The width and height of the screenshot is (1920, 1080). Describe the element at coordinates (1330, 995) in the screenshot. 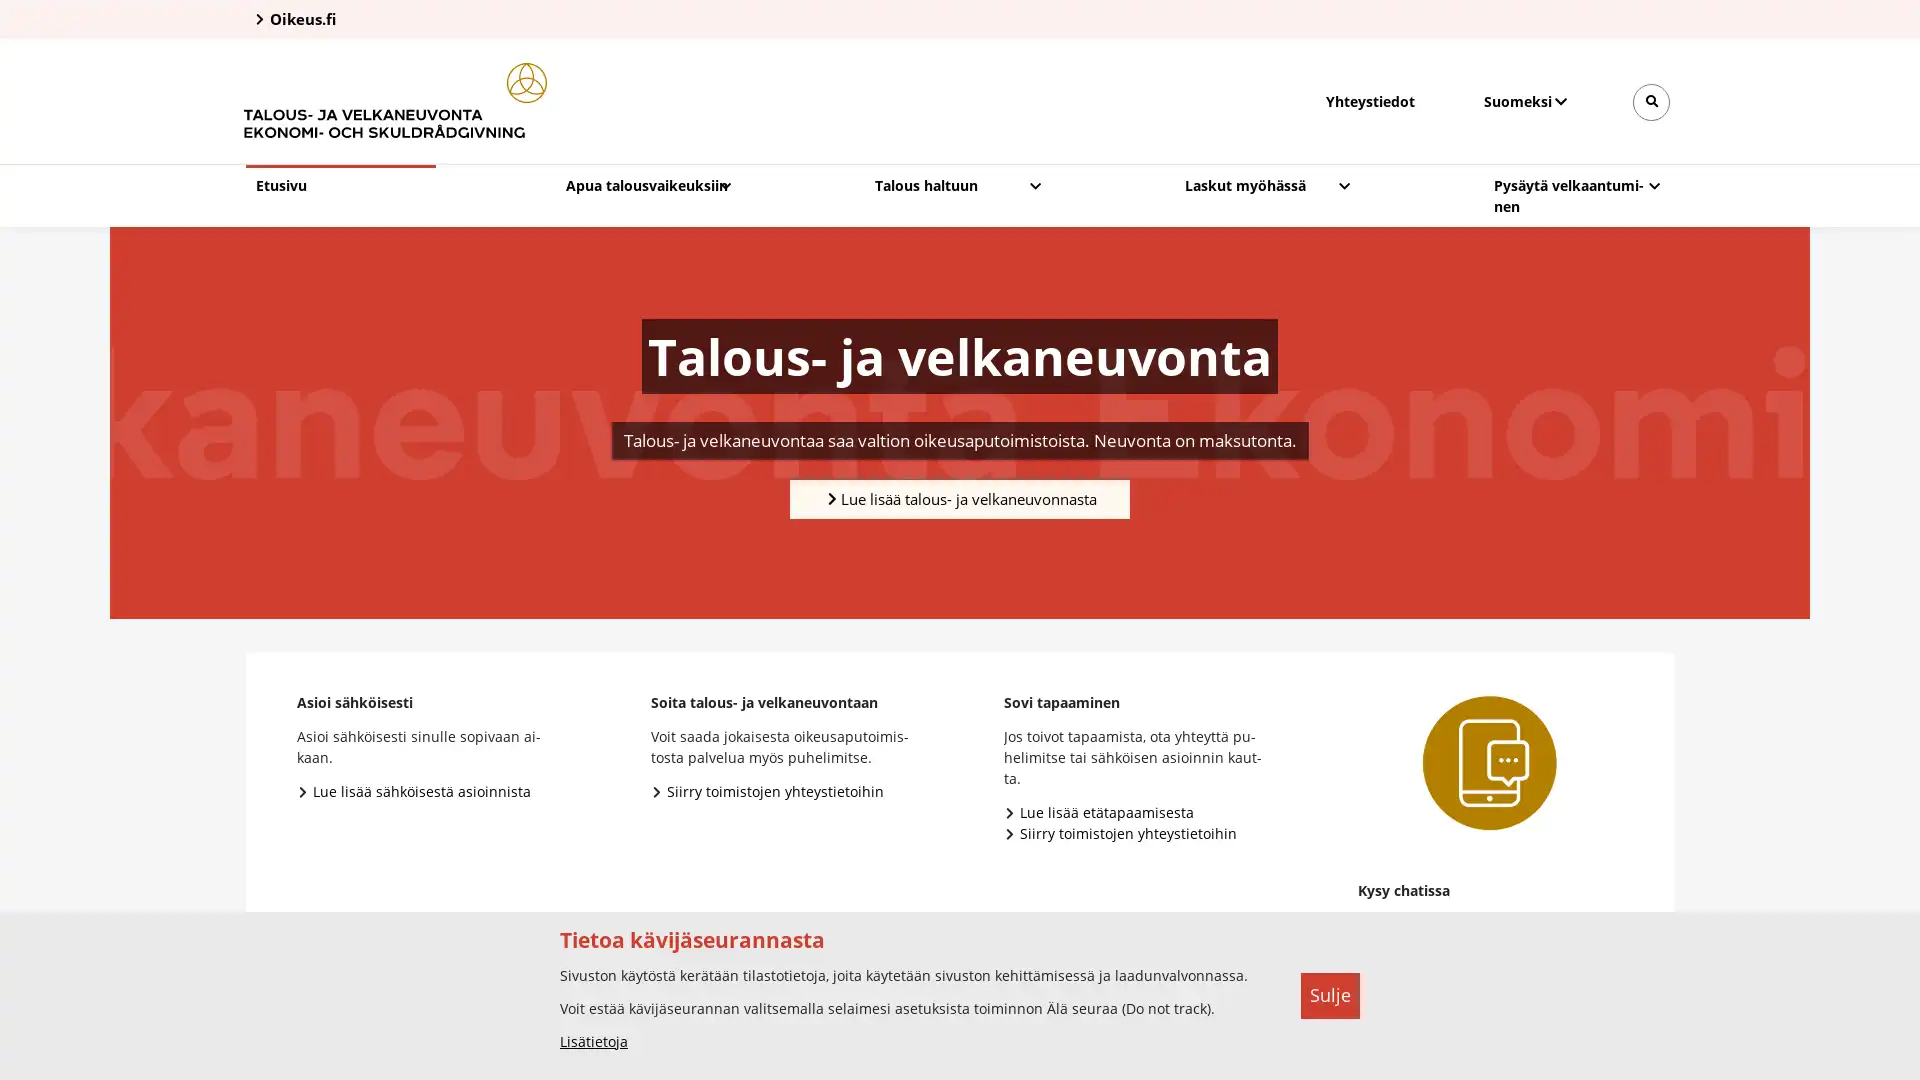

I see `Sulje` at that location.